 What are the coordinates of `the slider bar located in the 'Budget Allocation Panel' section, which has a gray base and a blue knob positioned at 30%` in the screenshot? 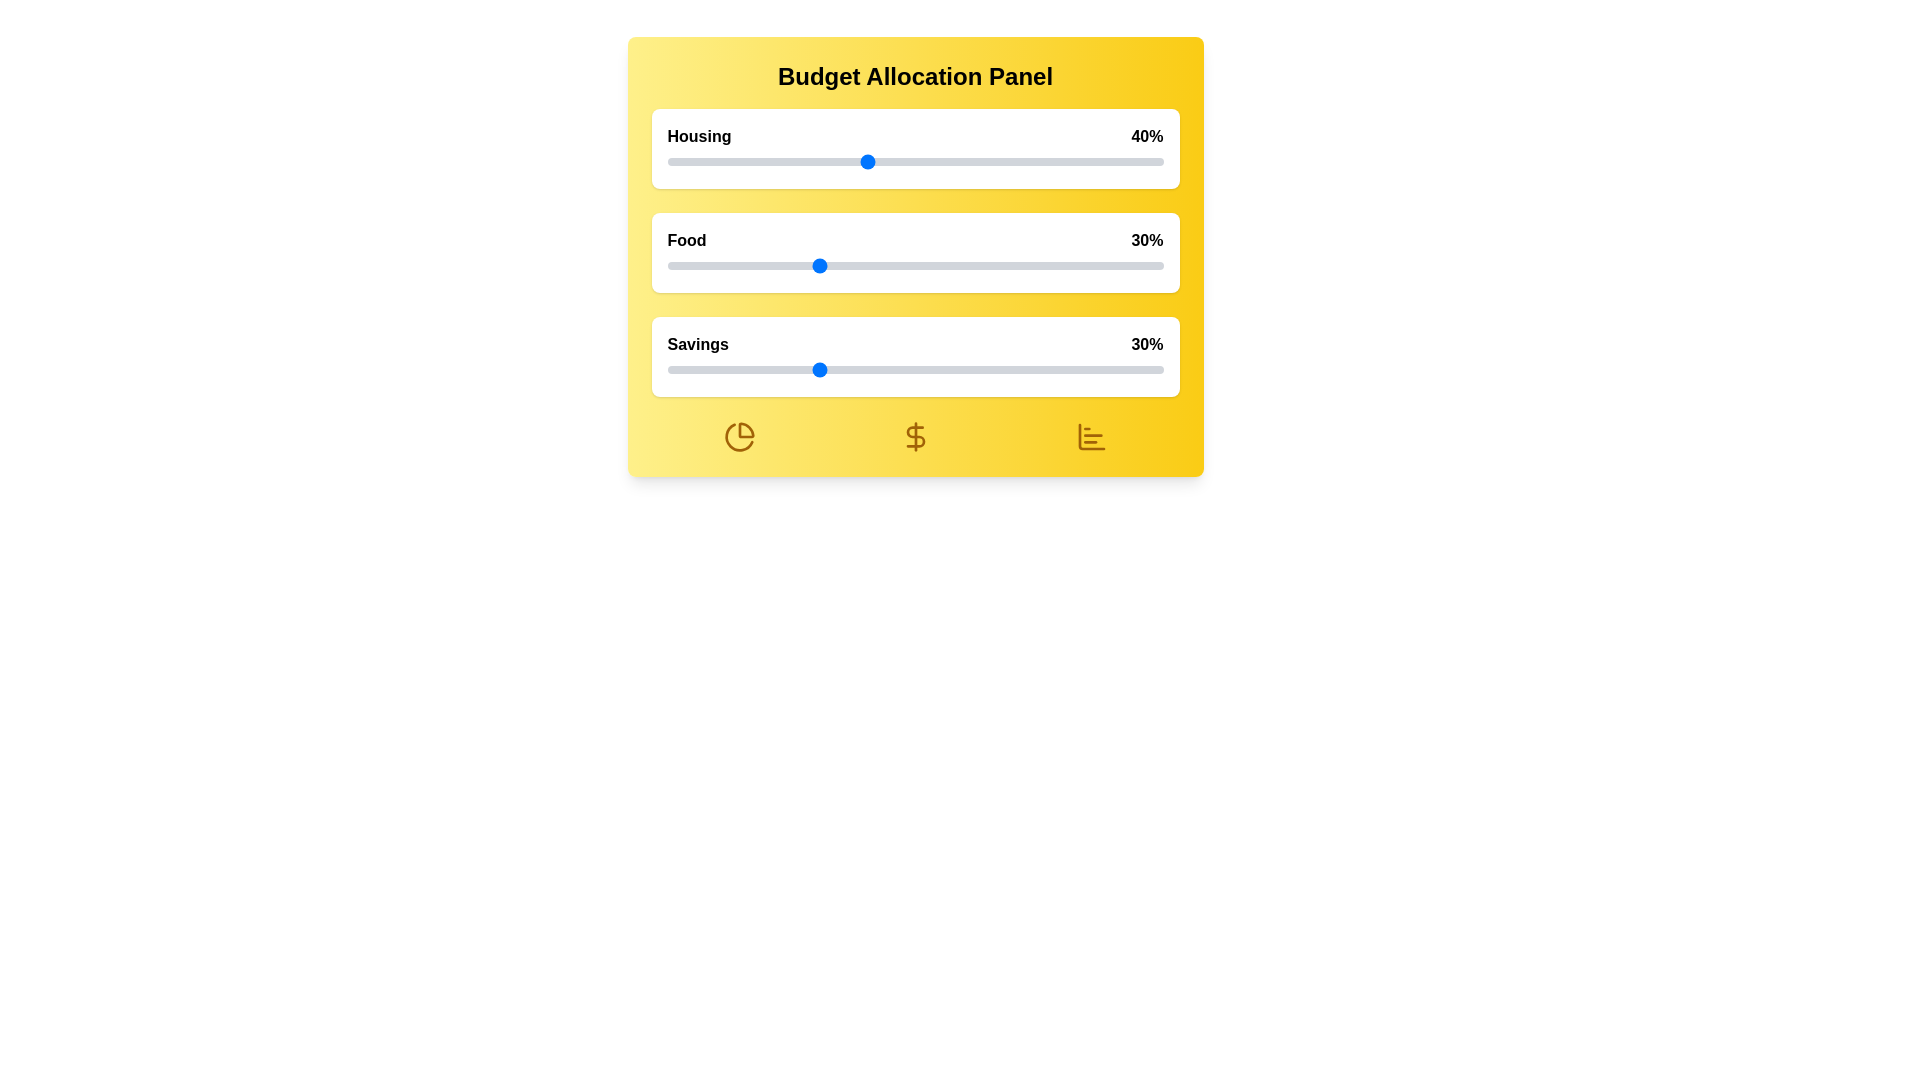 It's located at (914, 370).